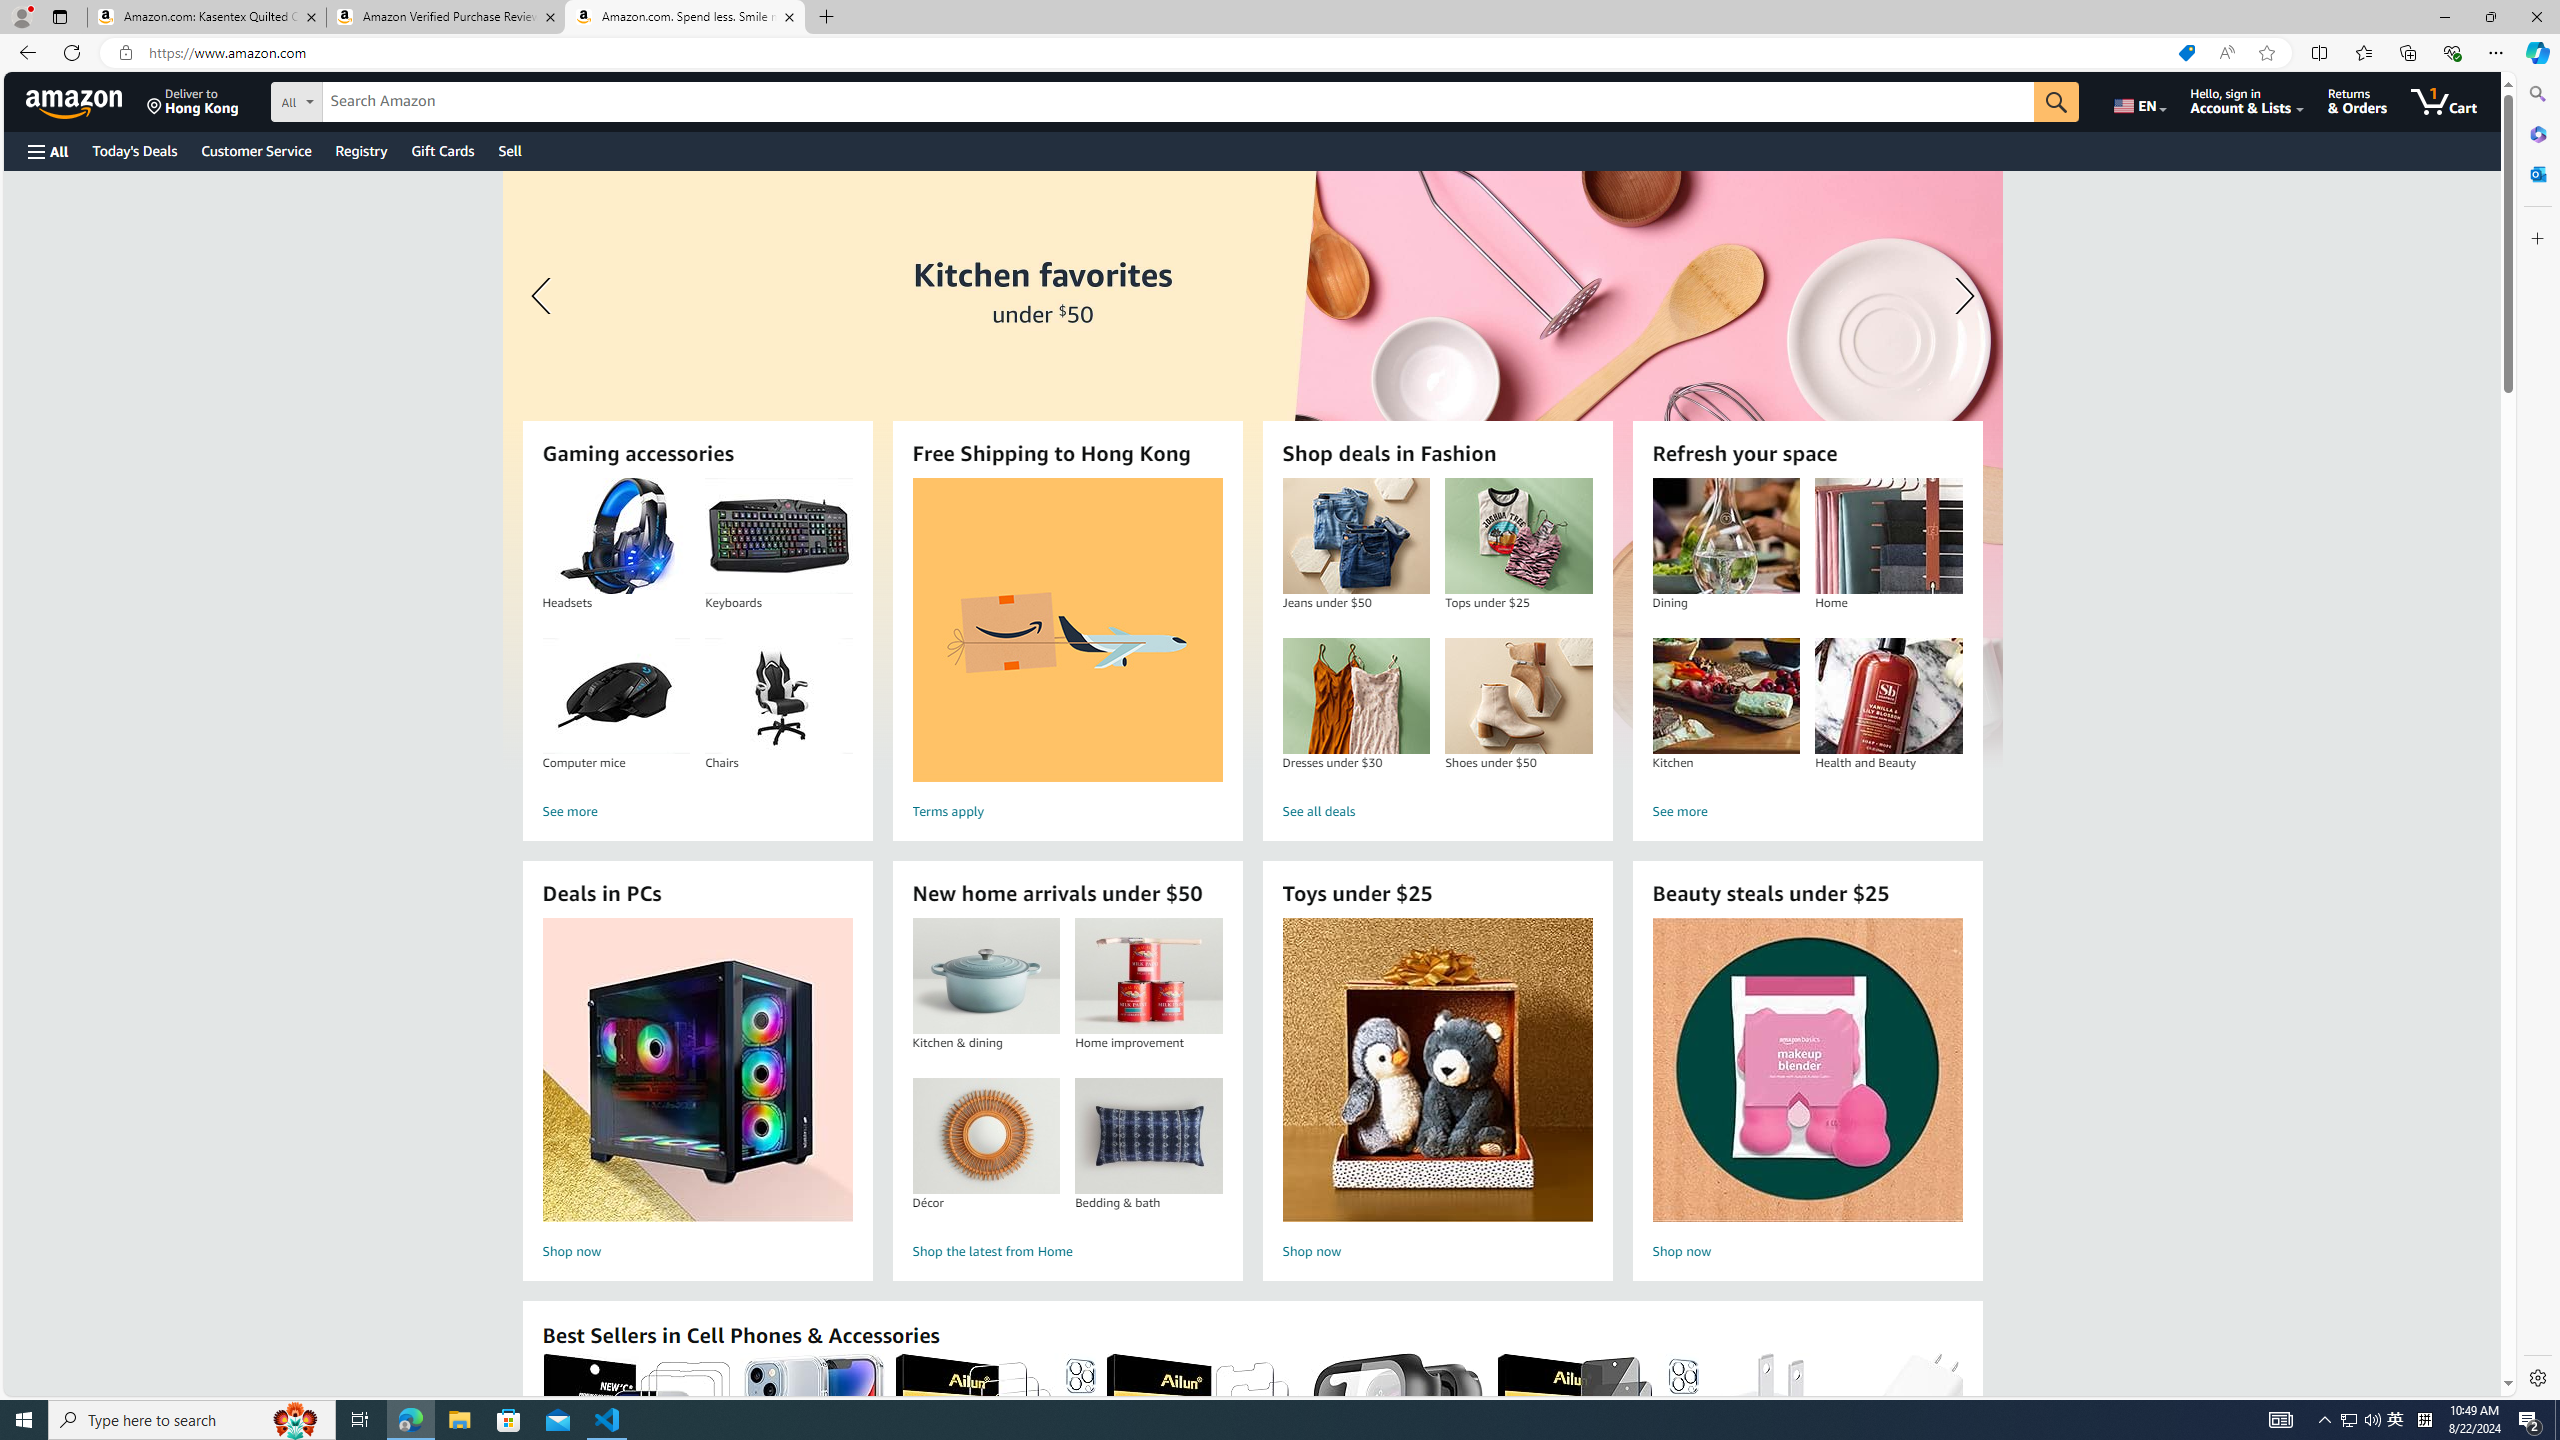 This screenshot has width=2560, height=1440. I want to click on 'Gift Cards', so click(441, 150).